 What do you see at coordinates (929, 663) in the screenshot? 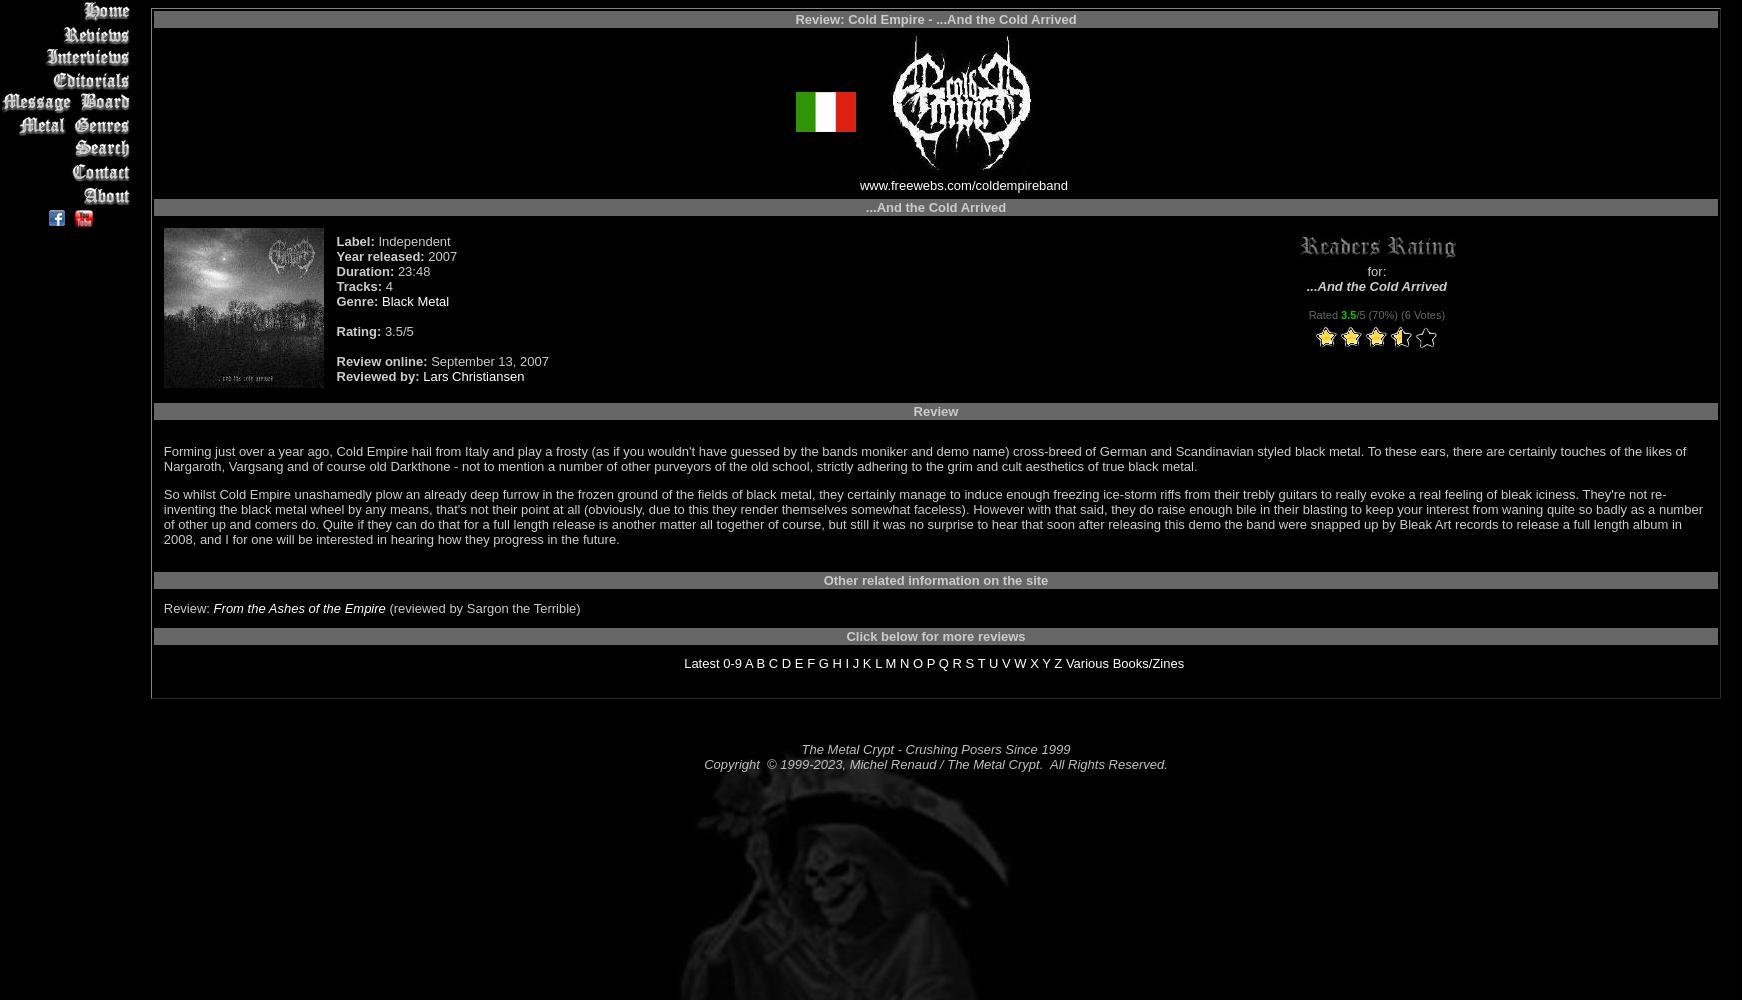
I see `'P'` at bounding box center [929, 663].